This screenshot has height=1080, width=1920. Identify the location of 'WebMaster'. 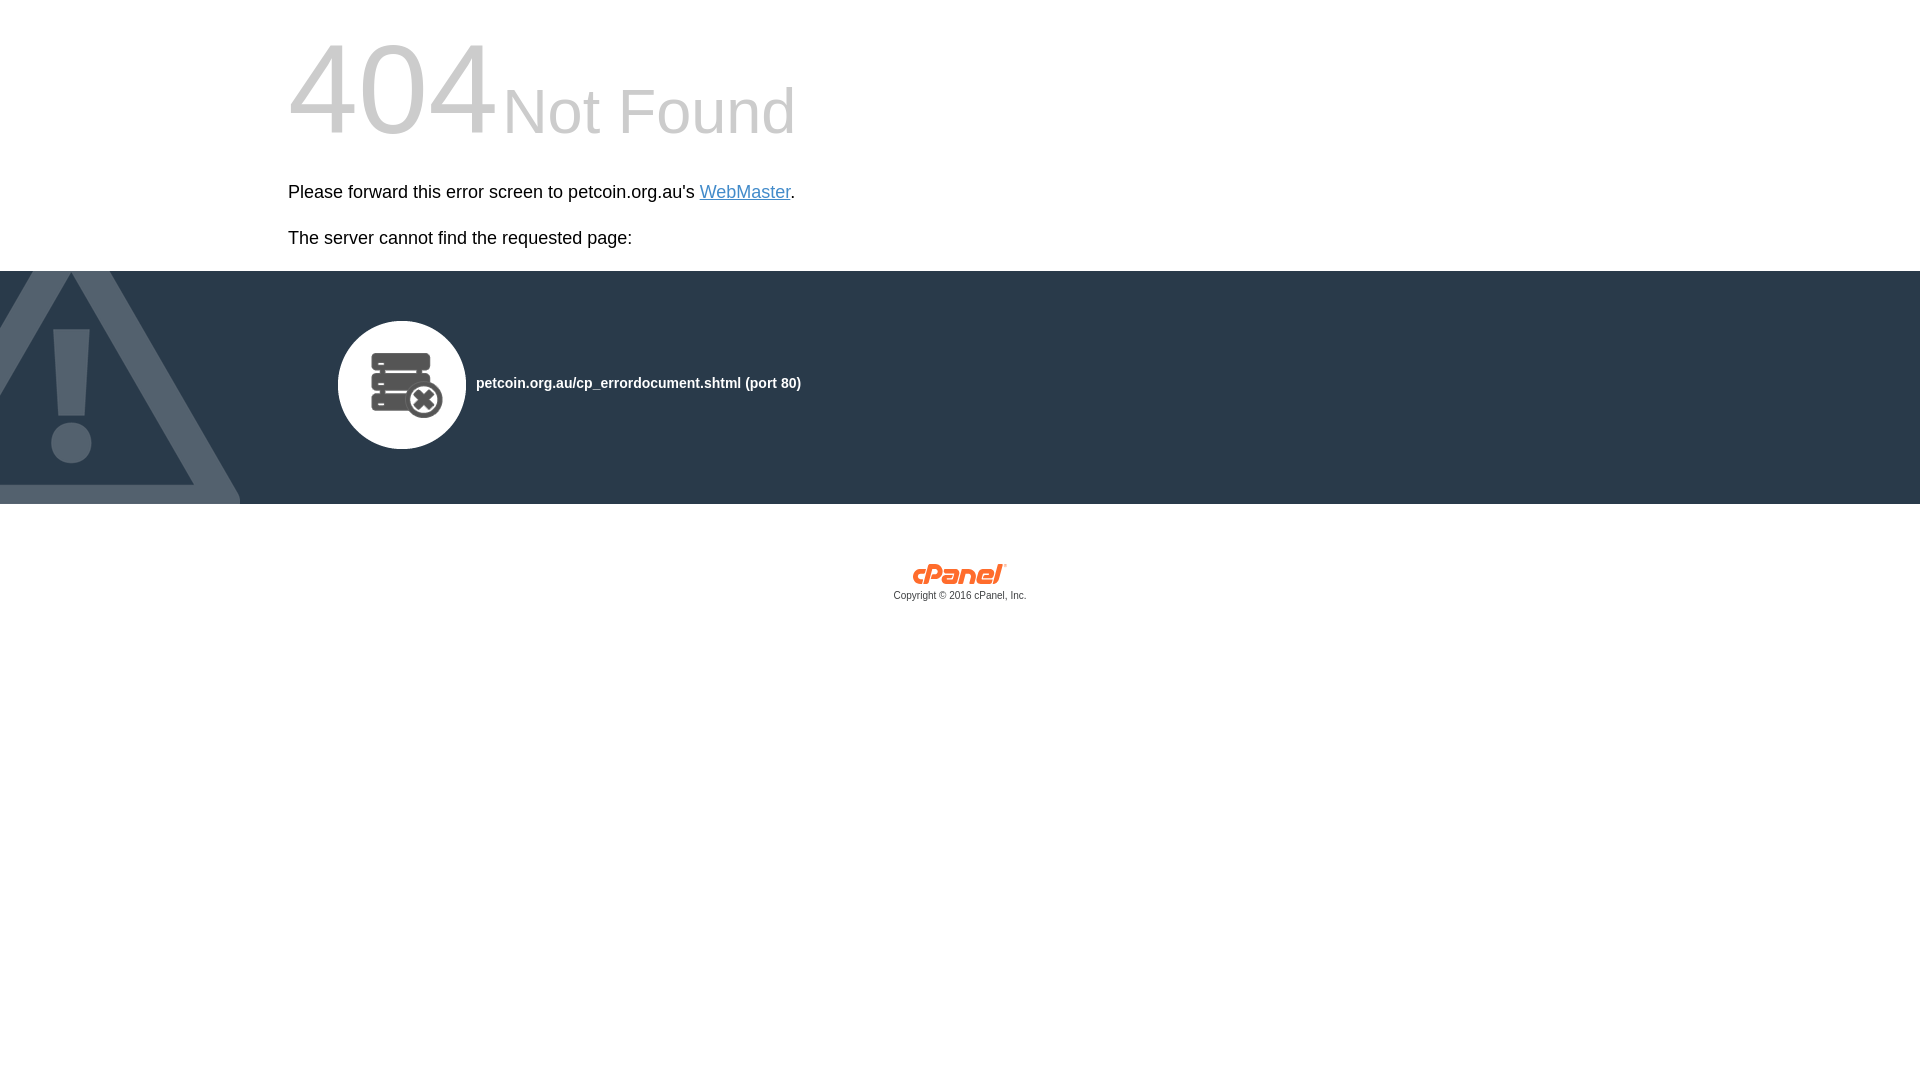
(700, 192).